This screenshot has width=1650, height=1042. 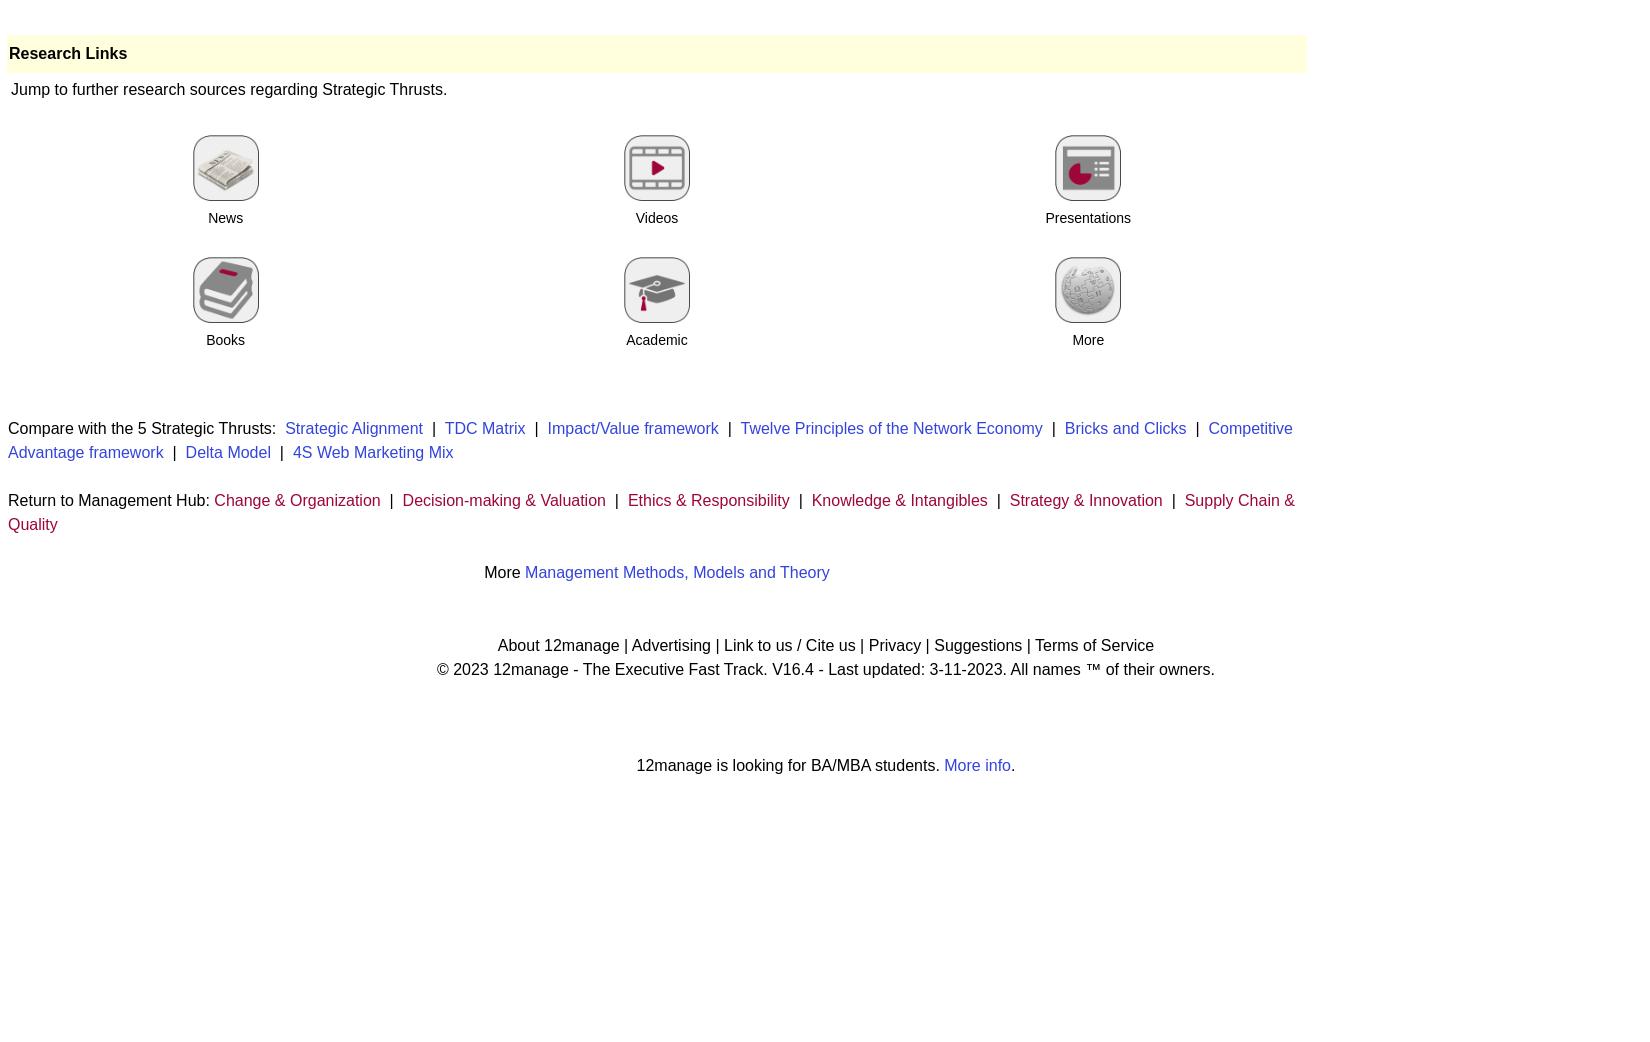 I want to click on 'Terms of Service', so click(x=1094, y=644).